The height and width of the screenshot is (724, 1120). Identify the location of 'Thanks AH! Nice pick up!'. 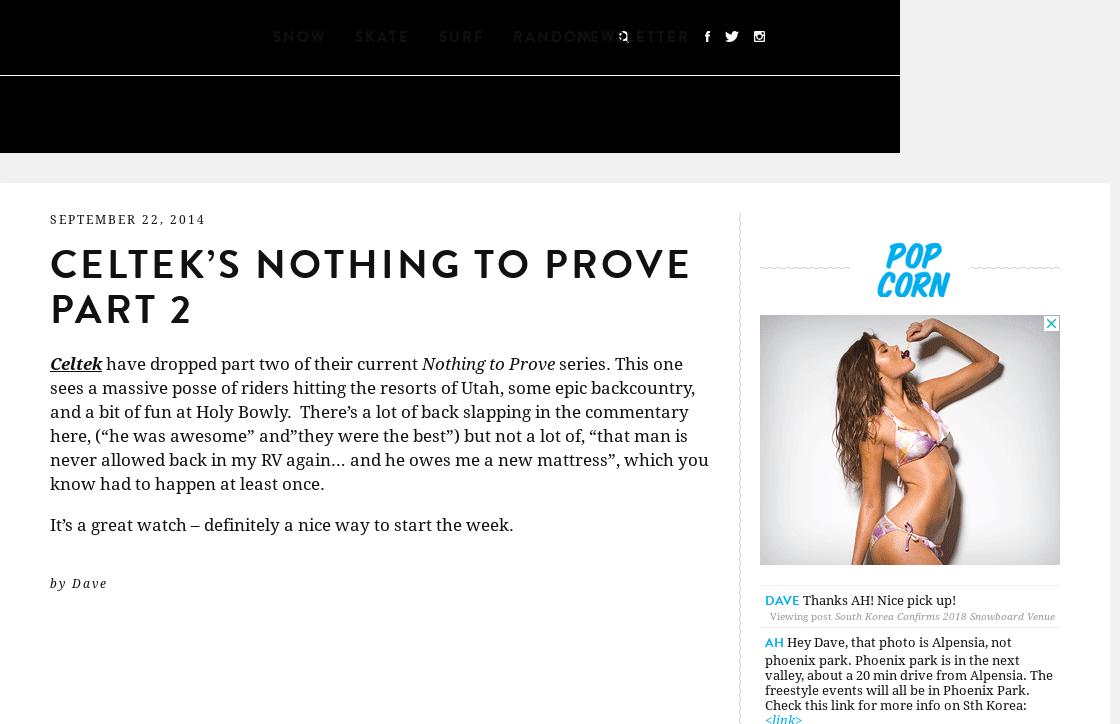
(879, 600).